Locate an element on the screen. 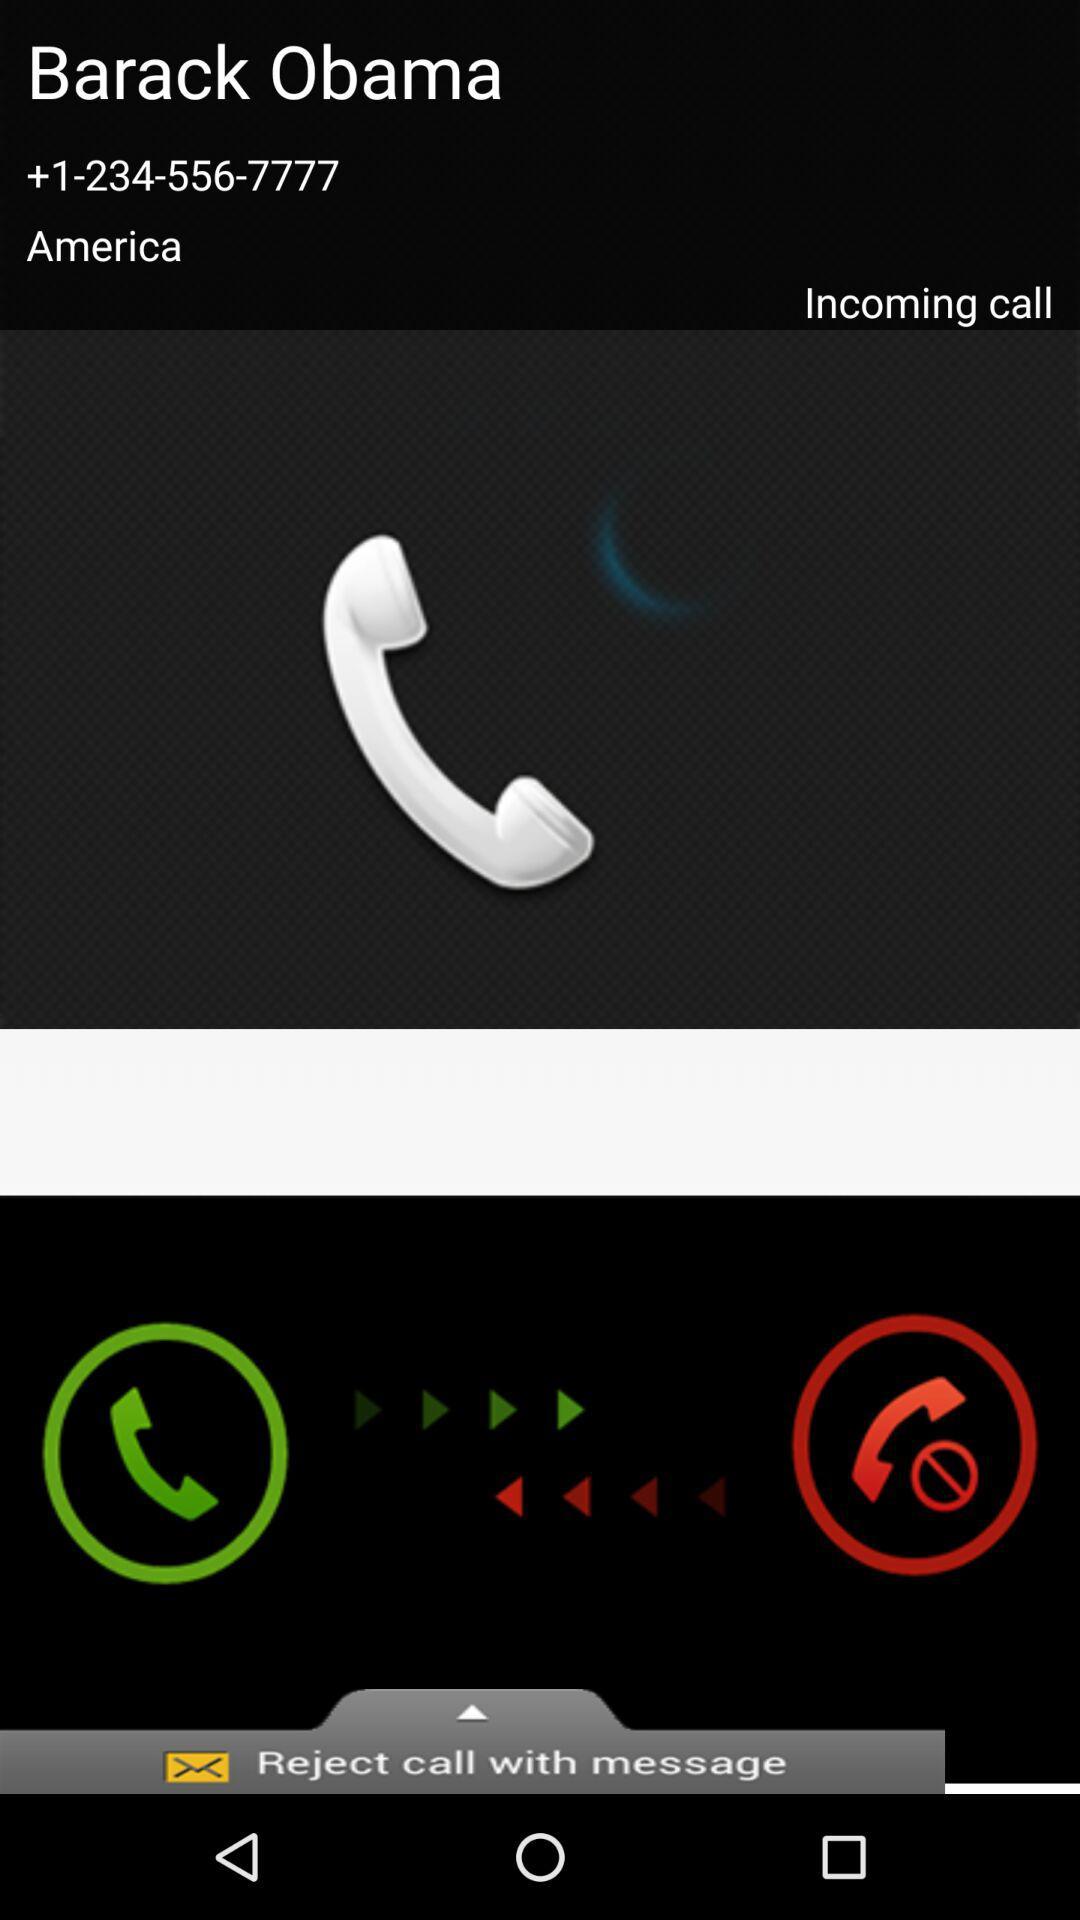 The height and width of the screenshot is (1920, 1080). cancel call is located at coordinates (933, 1489).